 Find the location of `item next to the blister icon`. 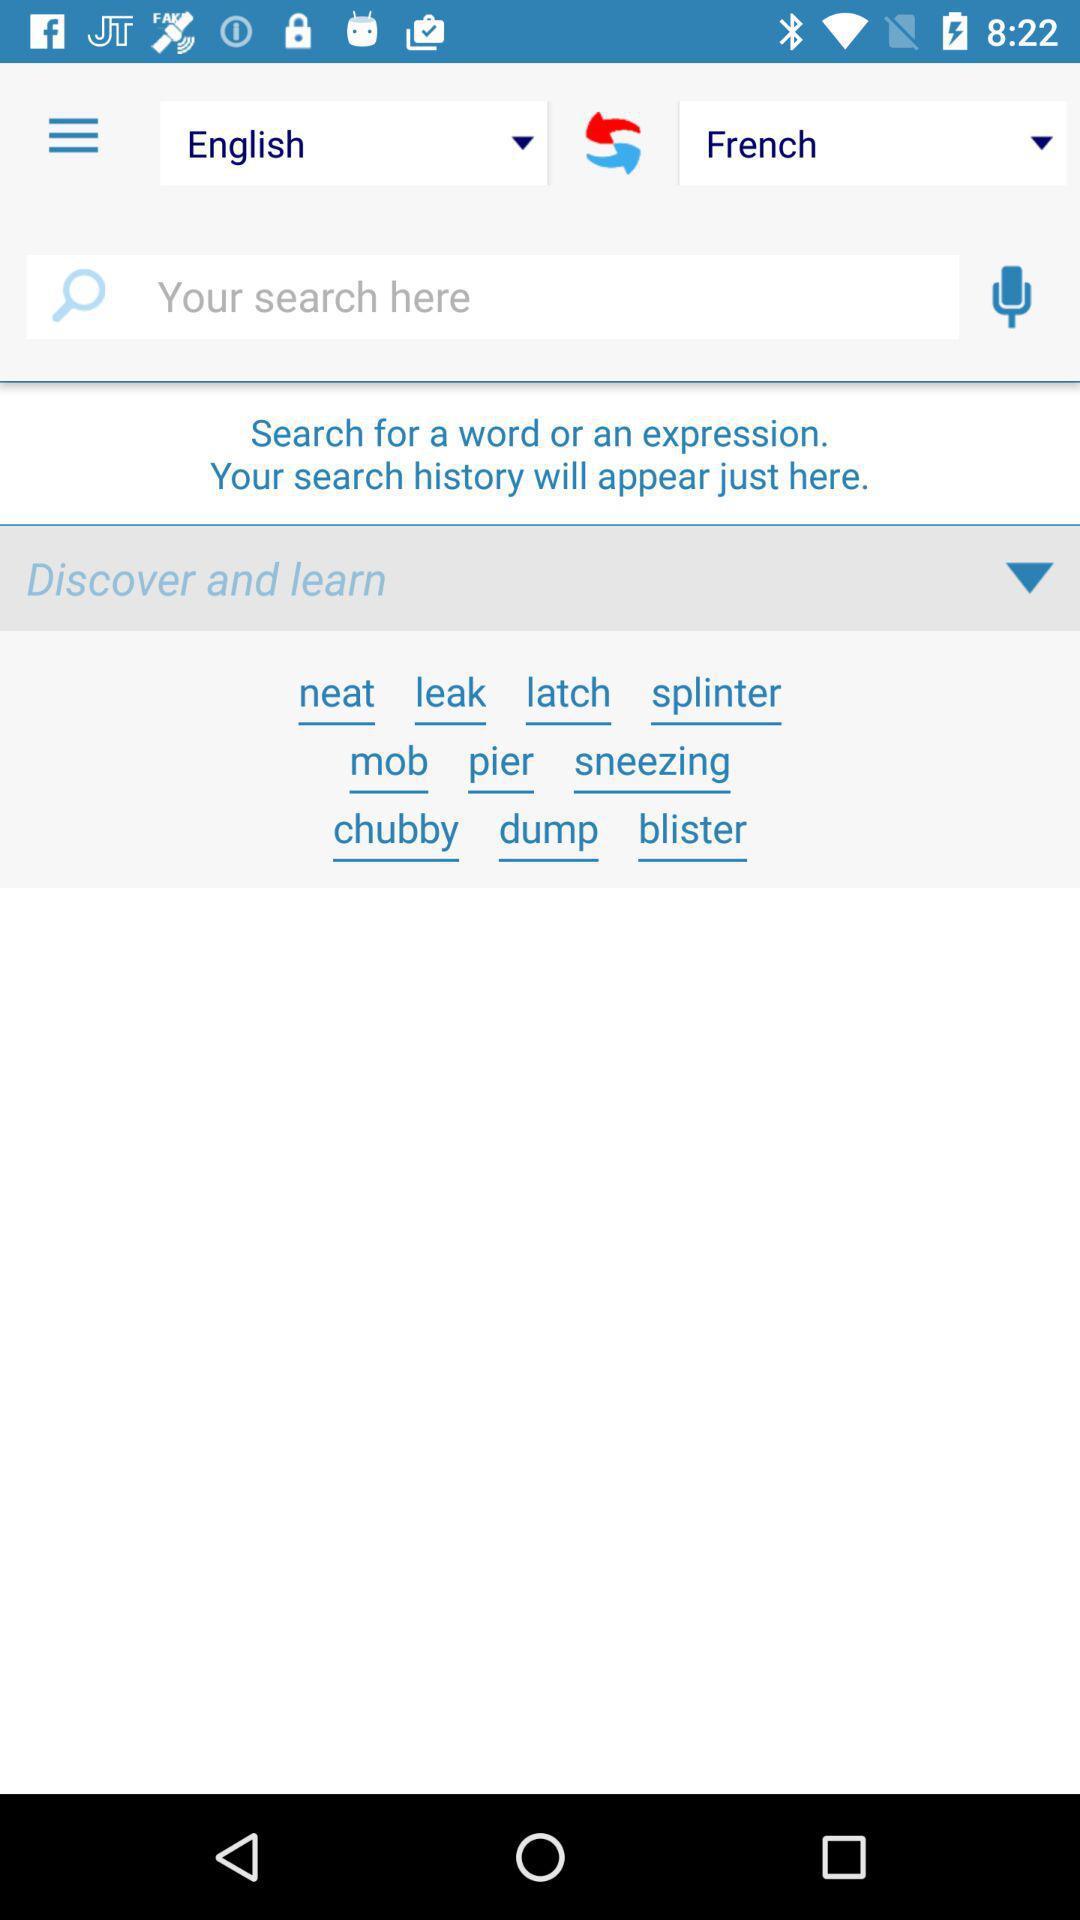

item next to the blister icon is located at coordinates (548, 827).